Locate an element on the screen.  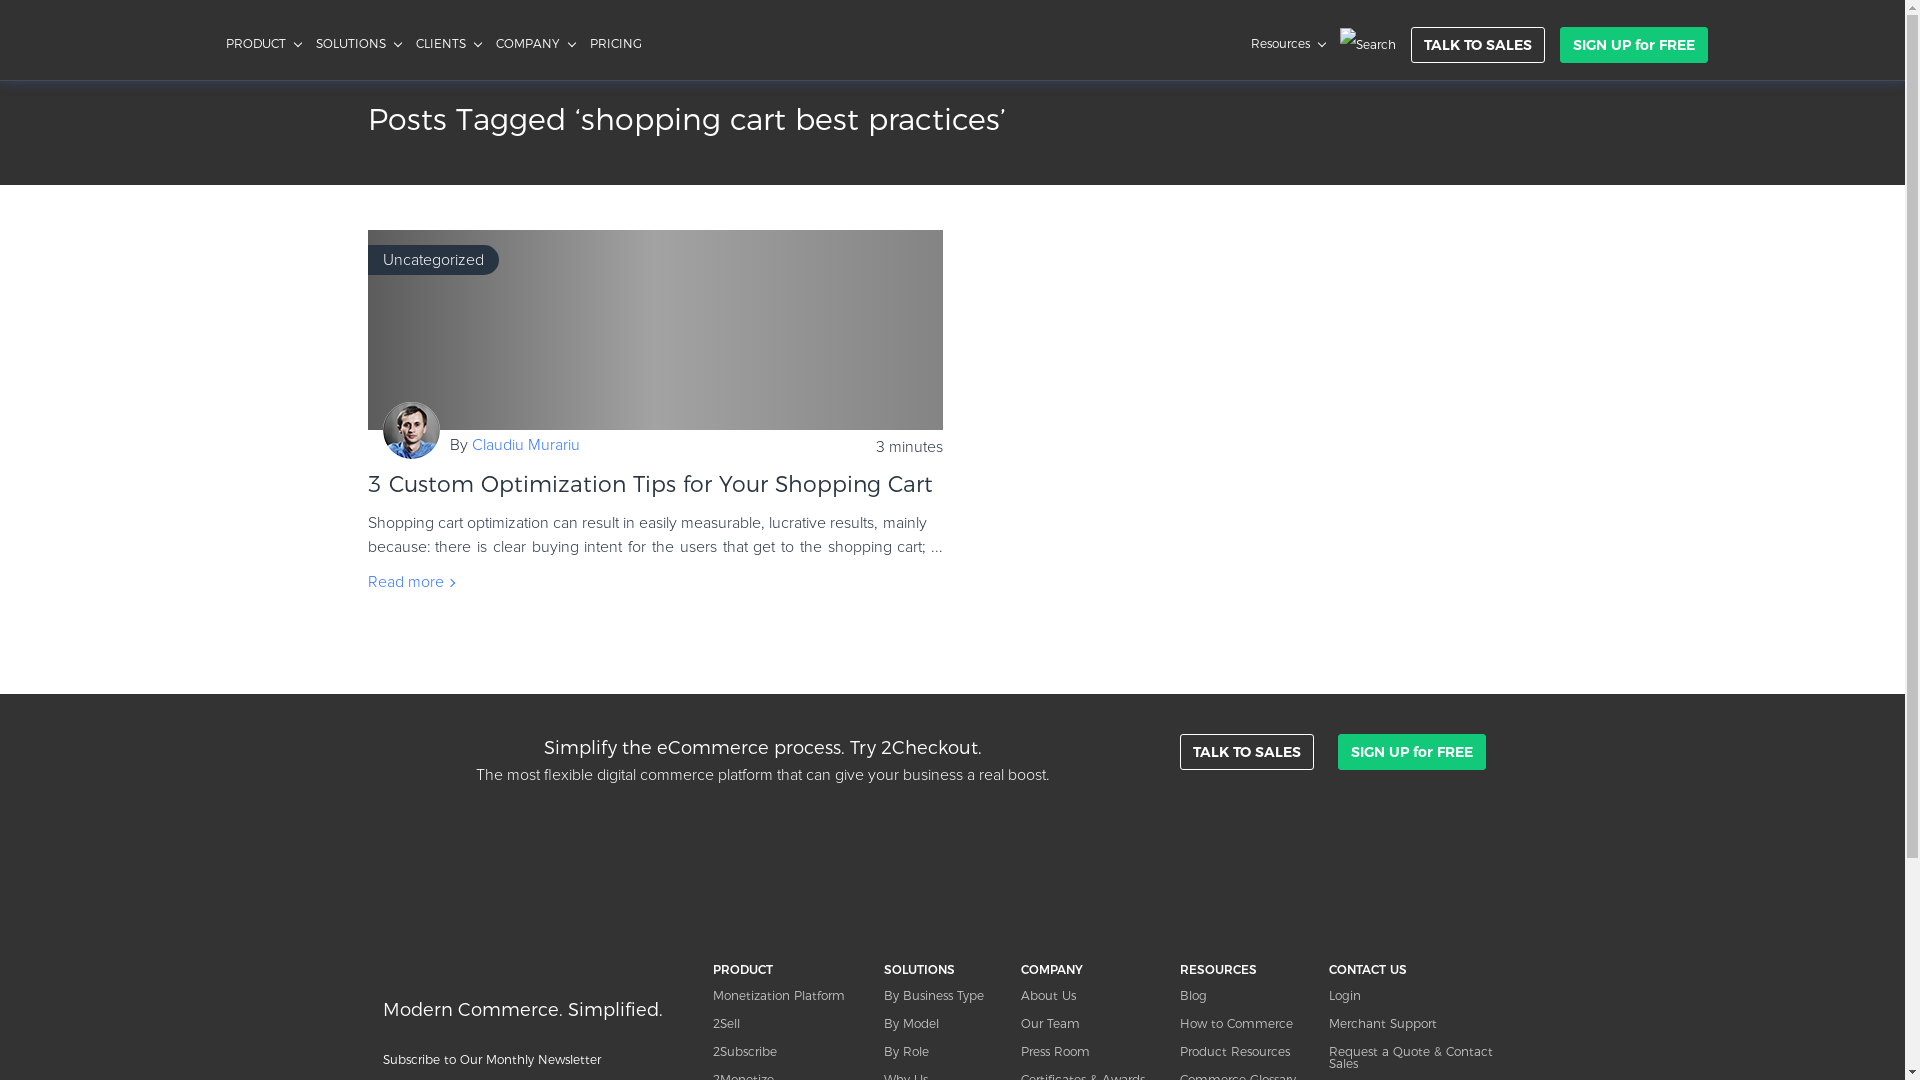
'Resources' is located at coordinates (1286, 43).